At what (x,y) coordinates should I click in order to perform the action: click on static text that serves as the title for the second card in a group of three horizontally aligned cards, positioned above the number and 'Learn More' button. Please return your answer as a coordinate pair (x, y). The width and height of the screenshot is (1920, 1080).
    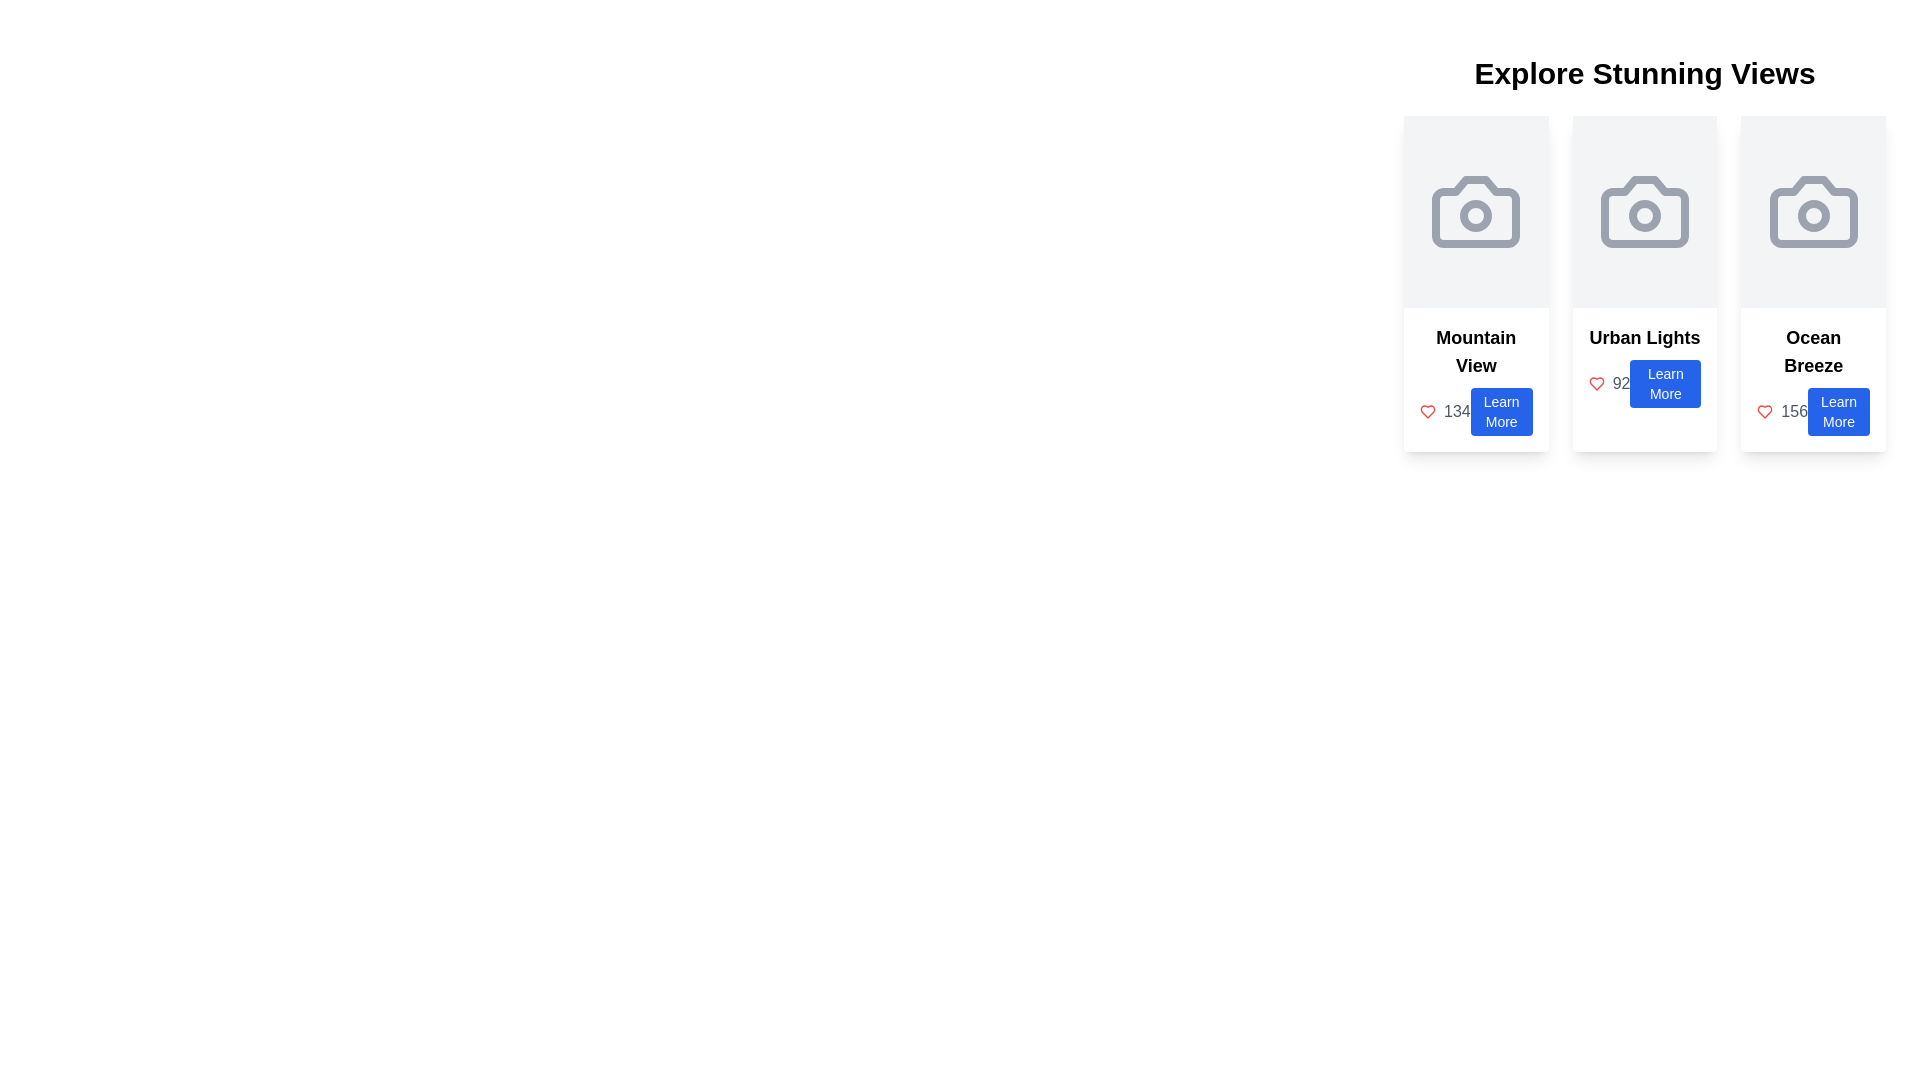
    Looking at the image, I should click on (1645, 337).